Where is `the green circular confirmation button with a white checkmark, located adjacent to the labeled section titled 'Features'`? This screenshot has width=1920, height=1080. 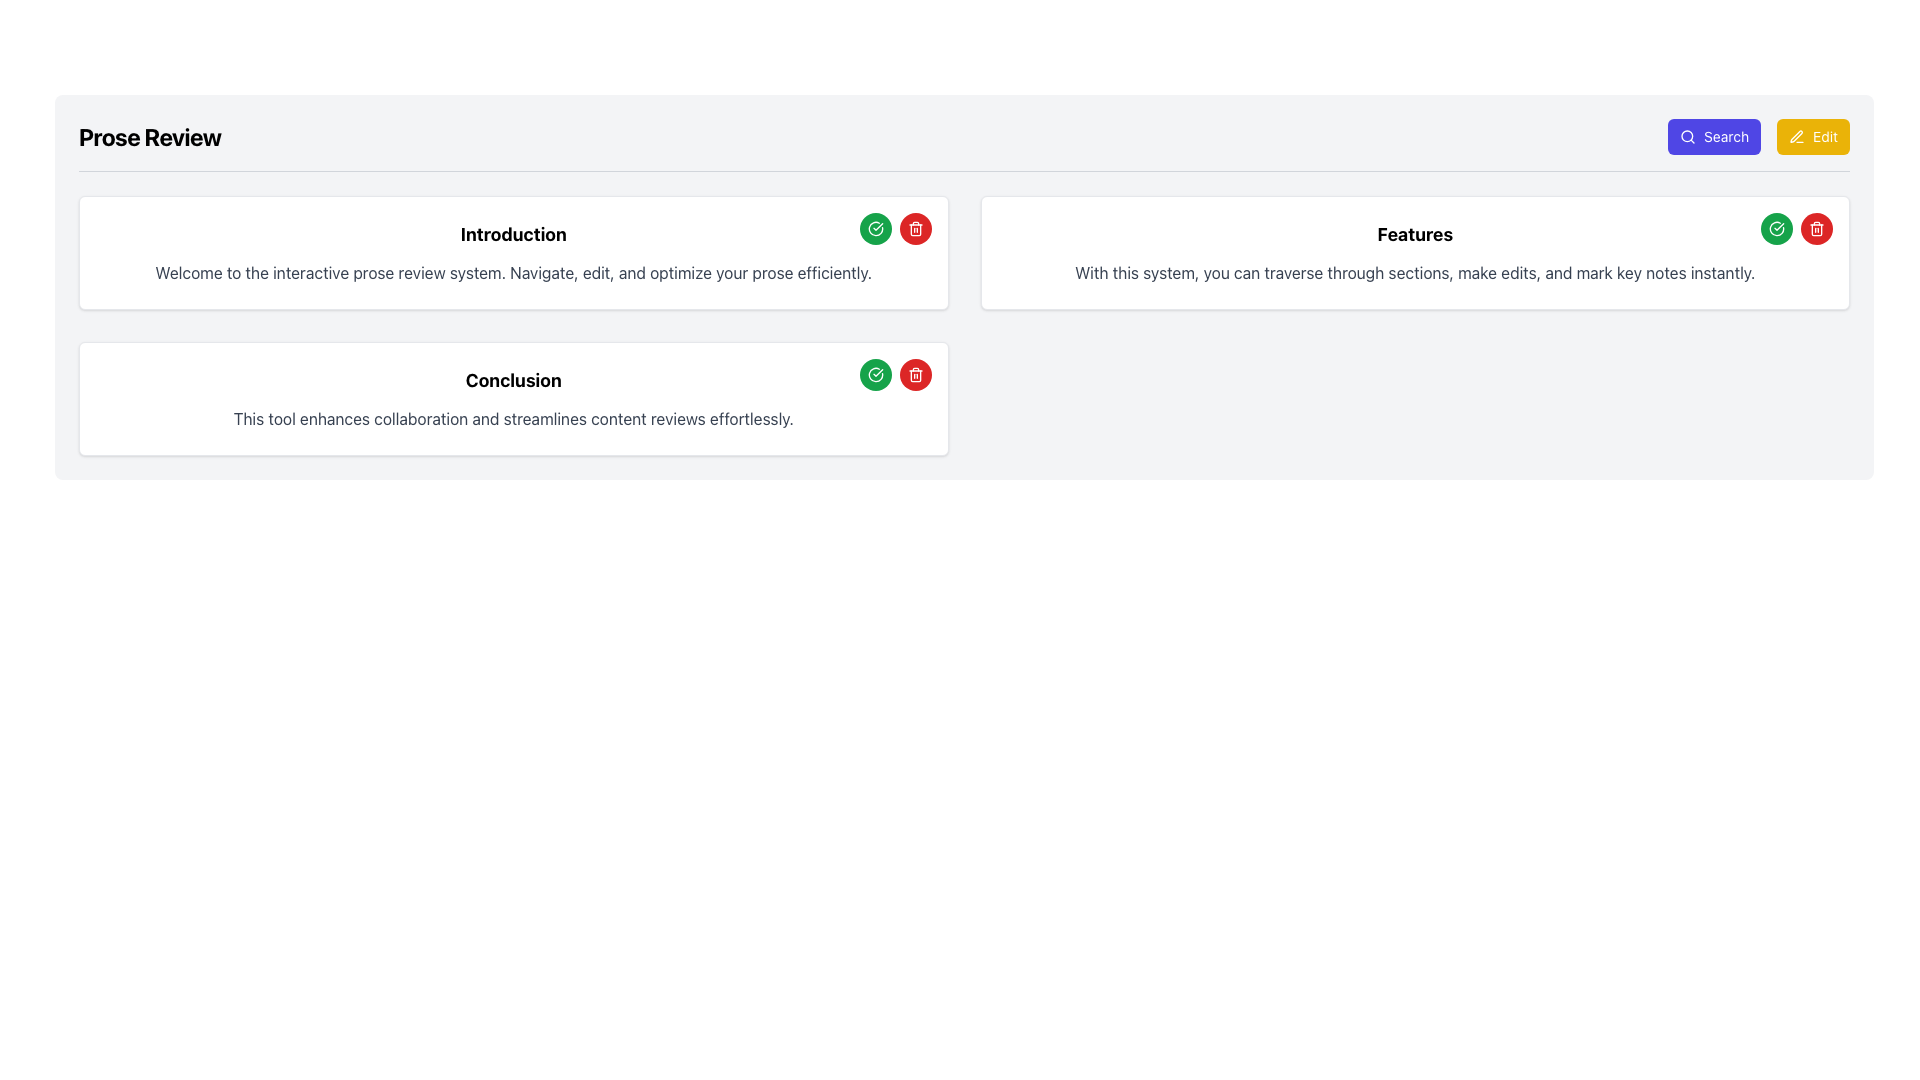
the green circular confirmation button with a white checkmark, located adjacent to the labeled section titled 'Features' is located at coordinates (1776, 227).